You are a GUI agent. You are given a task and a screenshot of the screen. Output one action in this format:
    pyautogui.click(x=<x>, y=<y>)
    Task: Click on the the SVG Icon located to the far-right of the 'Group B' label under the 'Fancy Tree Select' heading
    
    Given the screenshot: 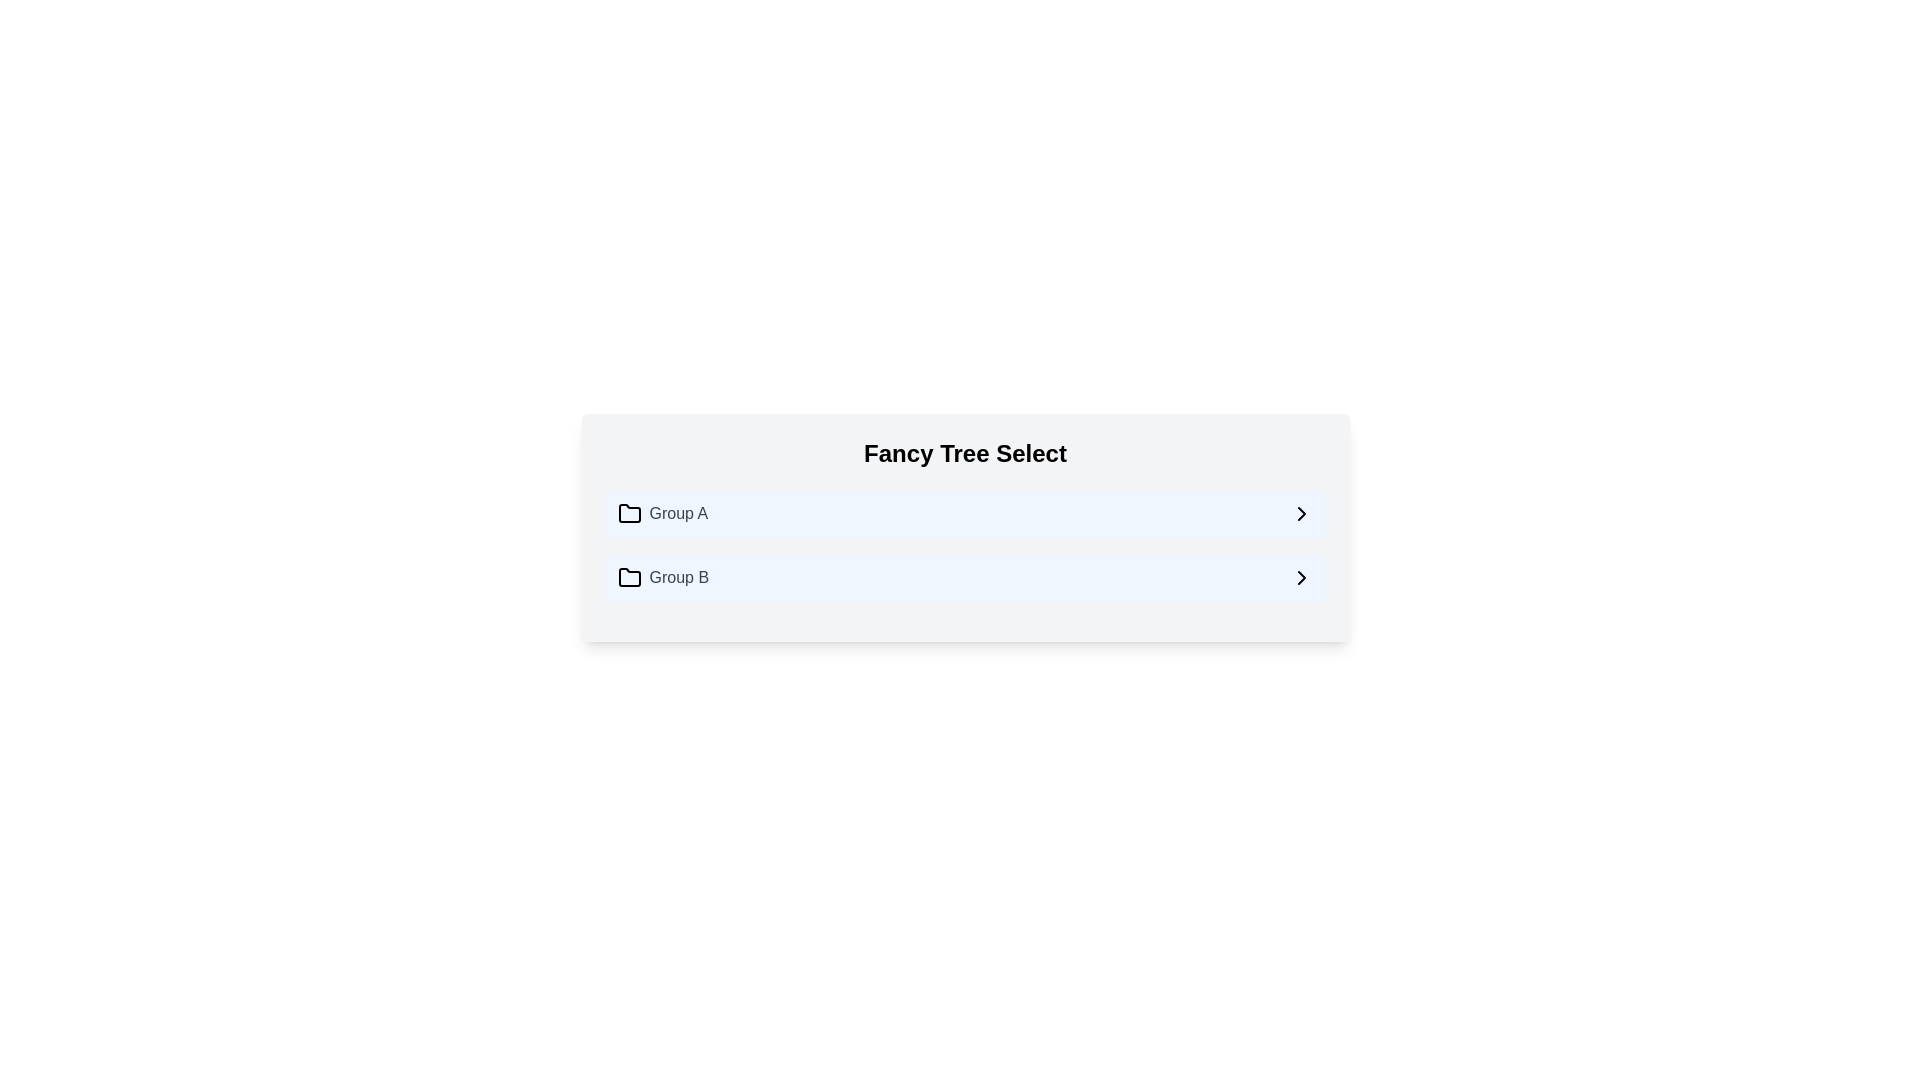 What is the action you would take?
    pyautogui.click(x=1301, y=578)
    